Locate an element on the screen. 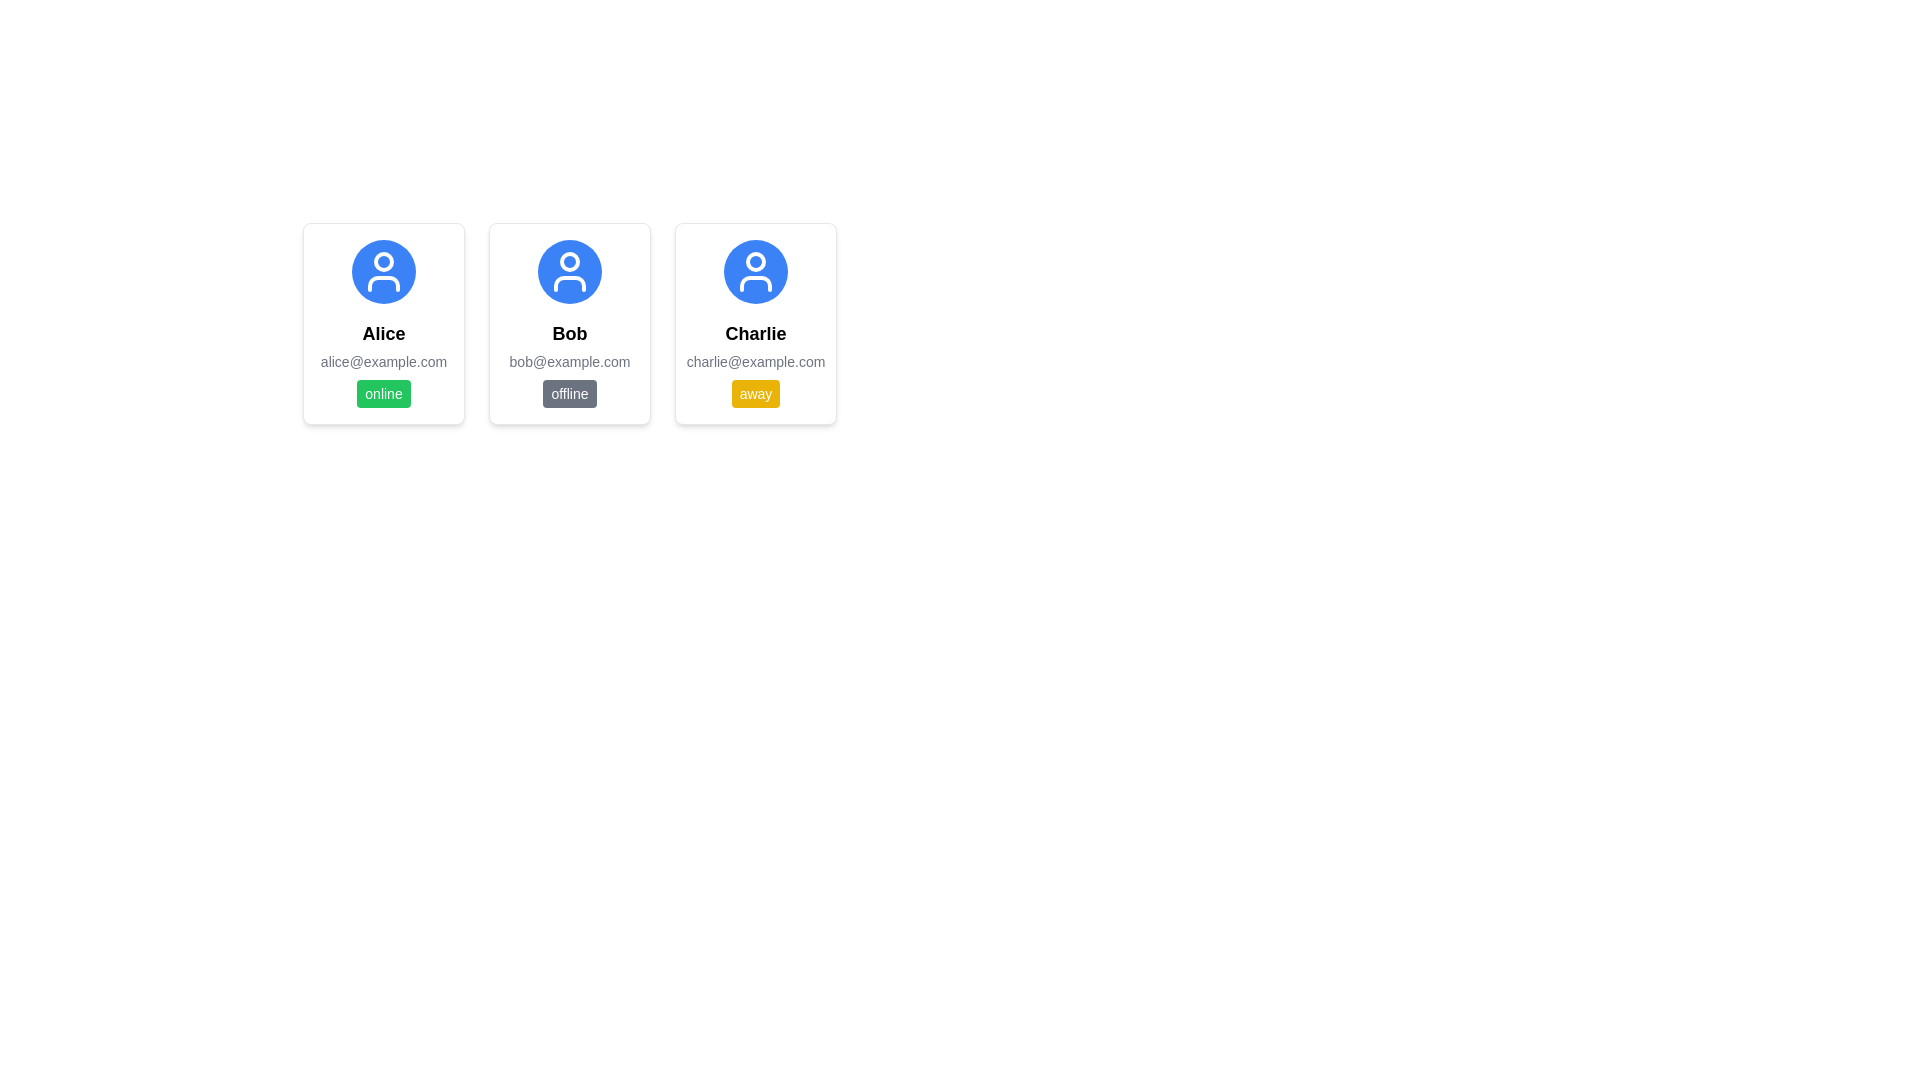 Image resolution: width=1920 pixels, height=1080 pixels. the user name text displayed in the middle user card is located at coordinates (569, 333).